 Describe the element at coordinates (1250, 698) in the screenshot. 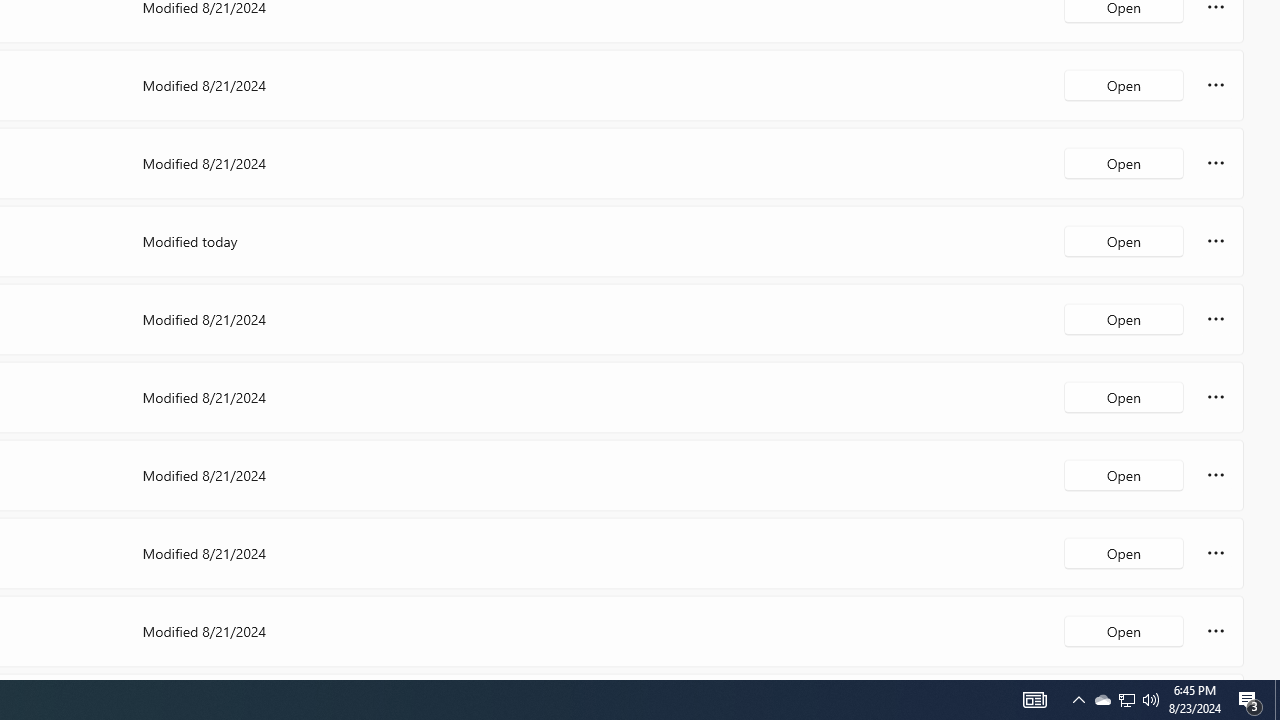

I see `'Action Center, 3 new notifications'` at that location.